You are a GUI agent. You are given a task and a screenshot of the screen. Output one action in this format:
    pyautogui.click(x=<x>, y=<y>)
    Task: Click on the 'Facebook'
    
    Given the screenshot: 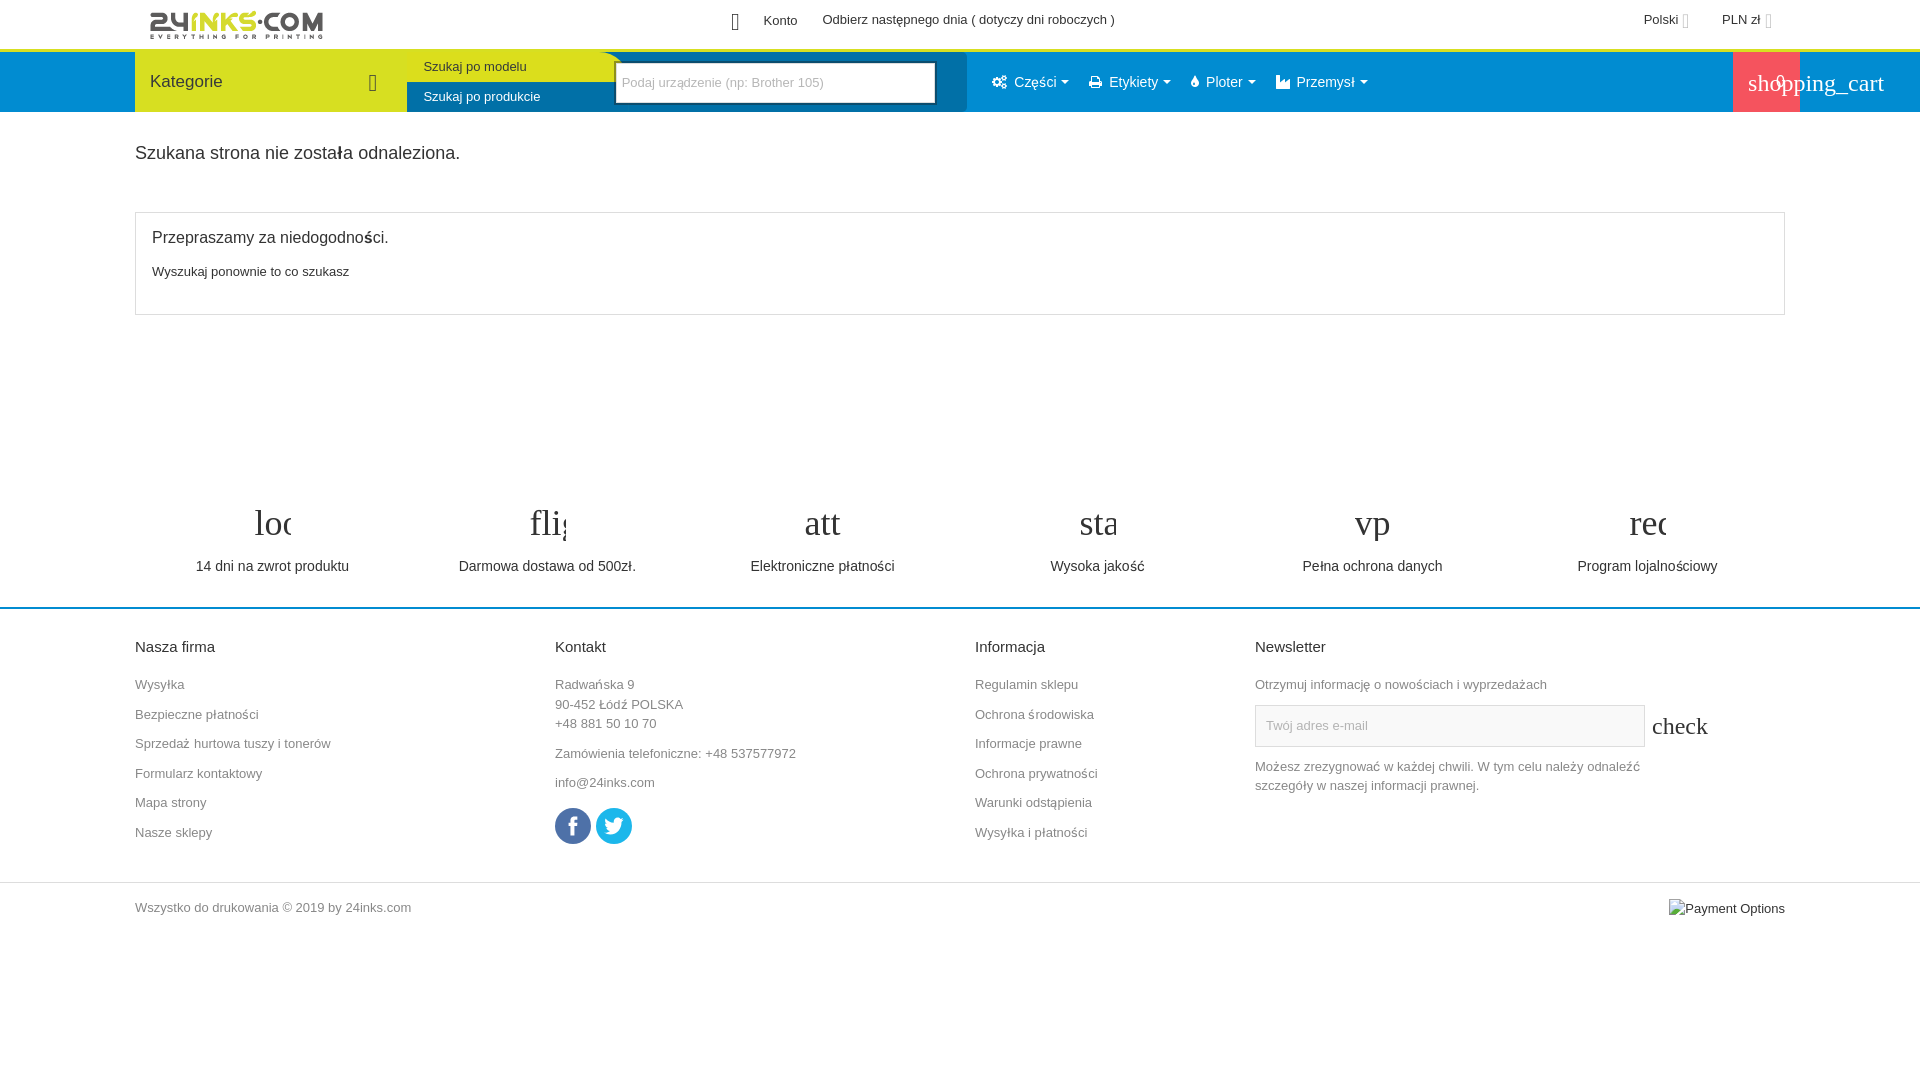 What is the action you would take?
    pyautogui.click(x=571, y=825)
    